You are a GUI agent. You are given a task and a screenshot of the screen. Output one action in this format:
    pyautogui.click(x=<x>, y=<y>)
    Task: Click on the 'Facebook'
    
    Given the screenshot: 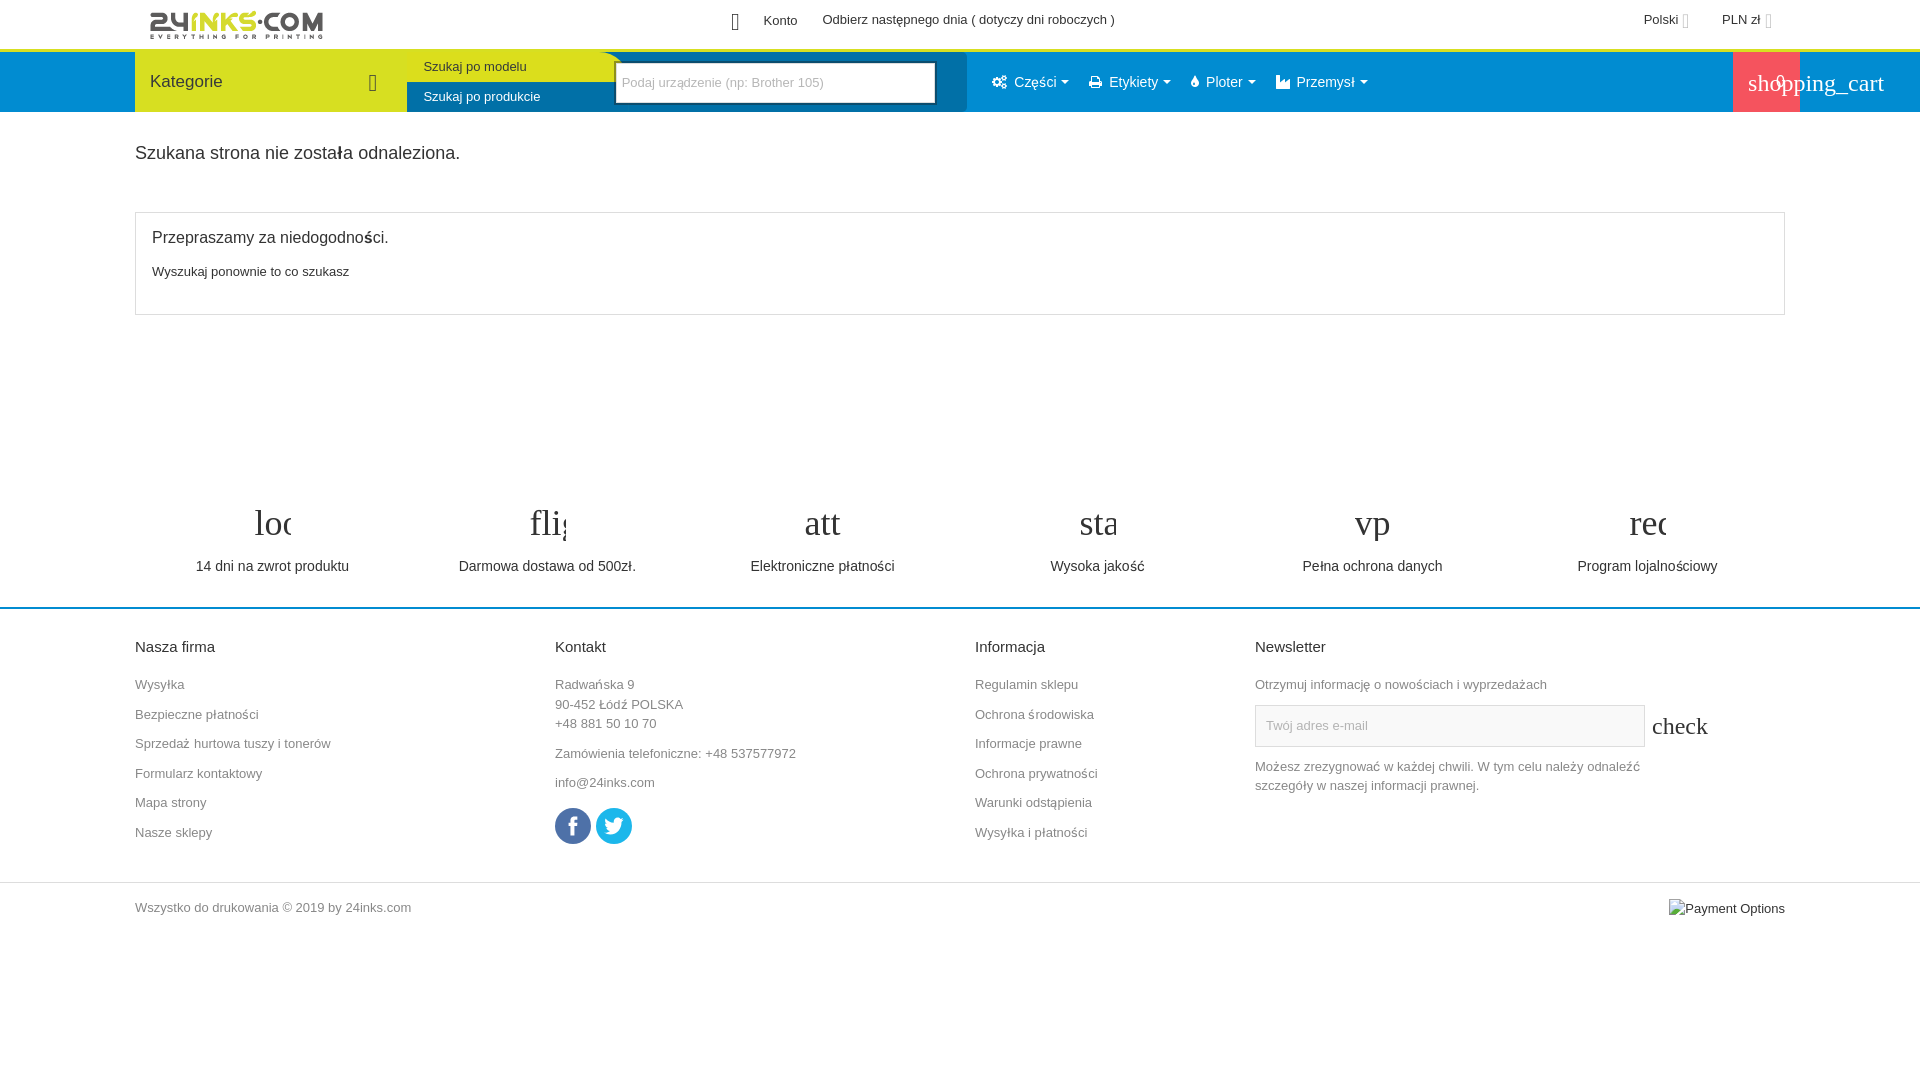 What is the action you would take?
    pyautogui.click(x=571, y=825)
    